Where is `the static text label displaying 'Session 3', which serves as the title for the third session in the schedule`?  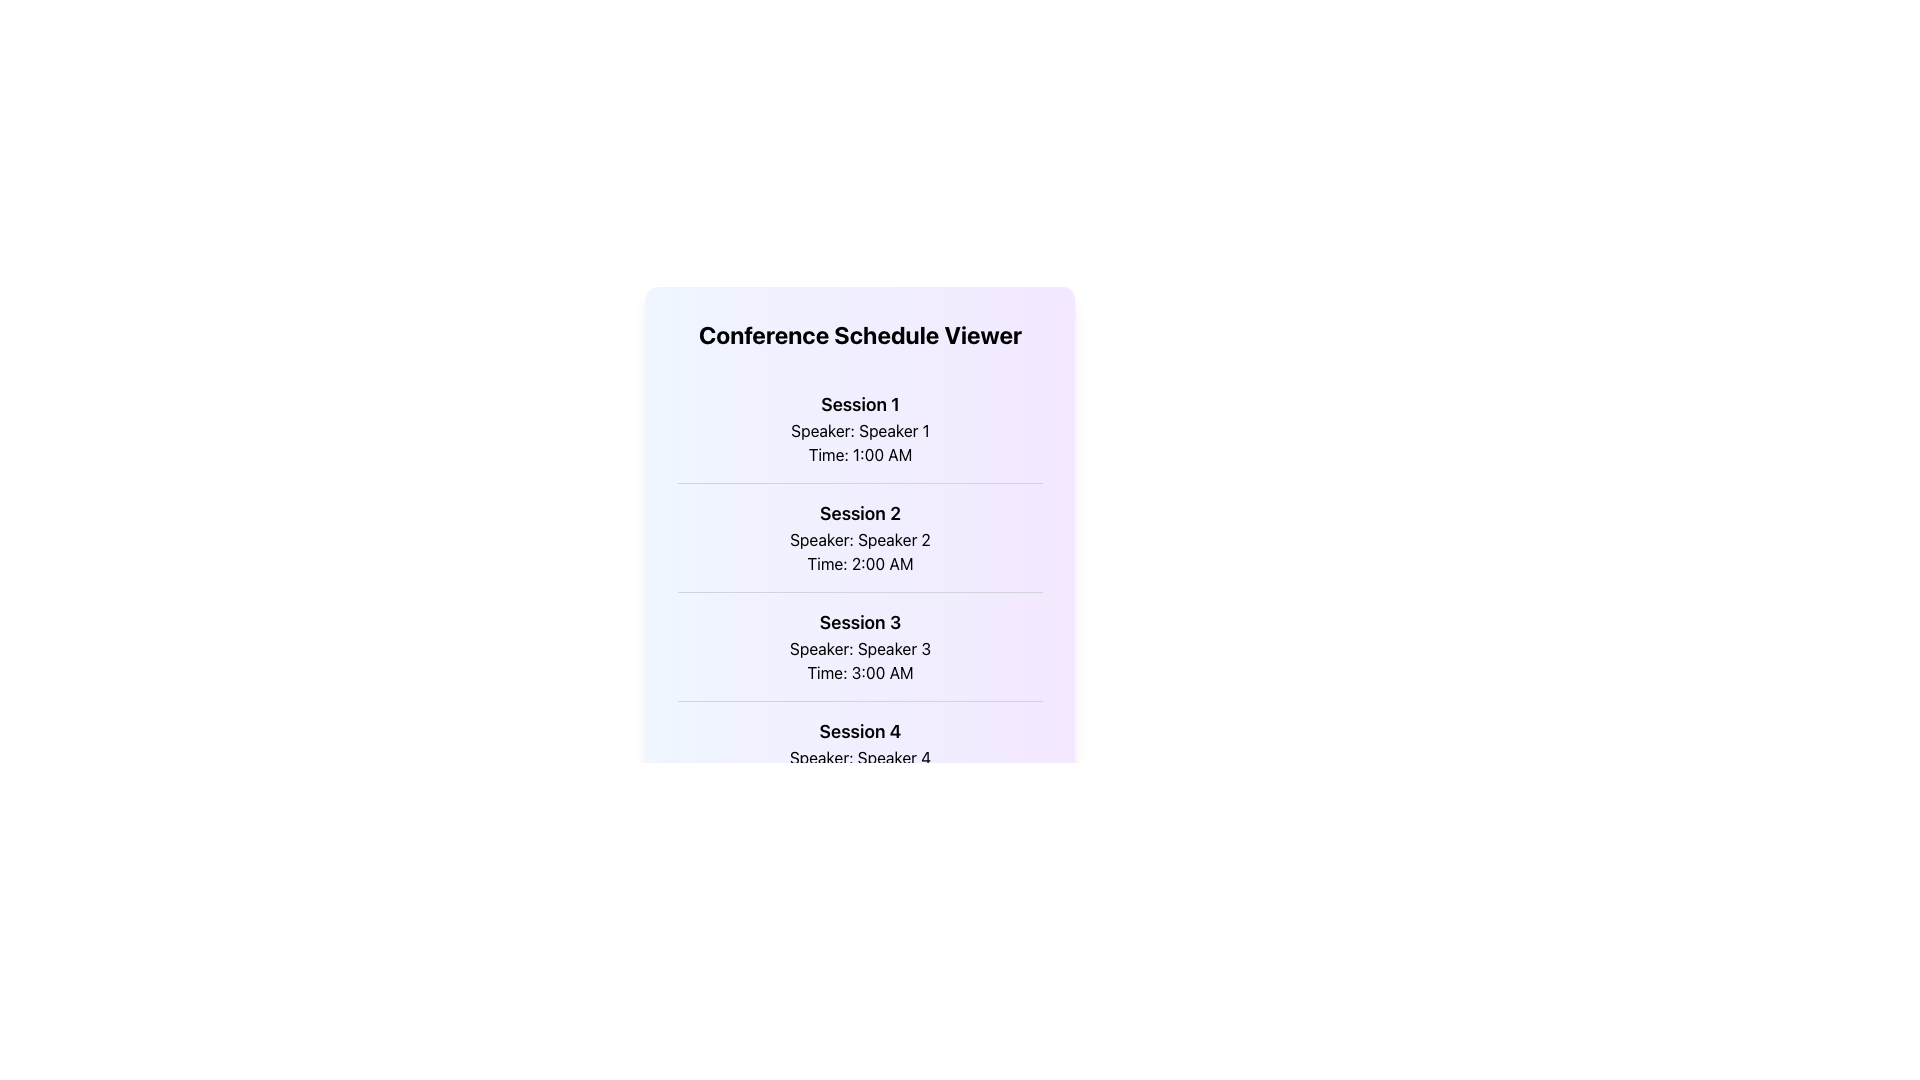
the static text label displaying 'Session 3', which serves as the title for the third session in the schedule is located at coordinates (860, 622).